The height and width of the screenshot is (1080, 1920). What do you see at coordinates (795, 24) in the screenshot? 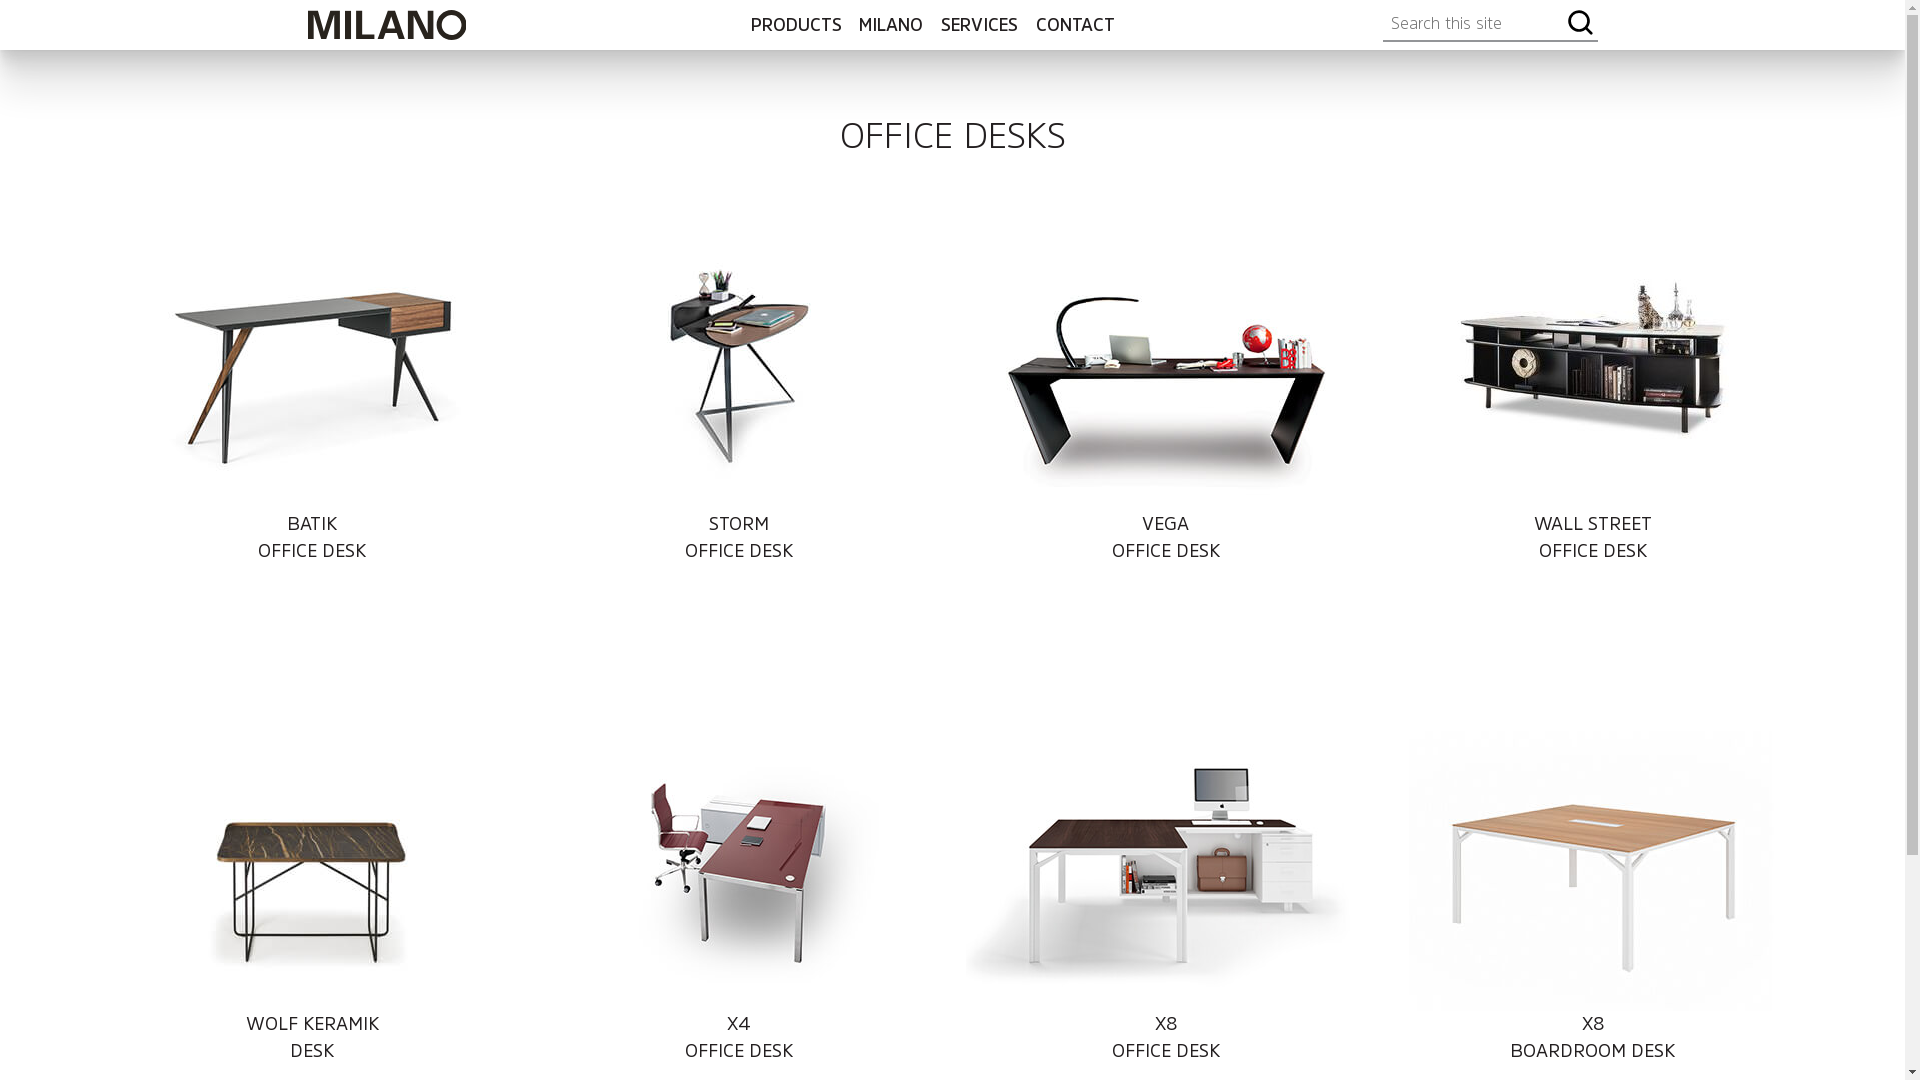
I see `'PRODUCTS'` at bounding box center [795, 24].